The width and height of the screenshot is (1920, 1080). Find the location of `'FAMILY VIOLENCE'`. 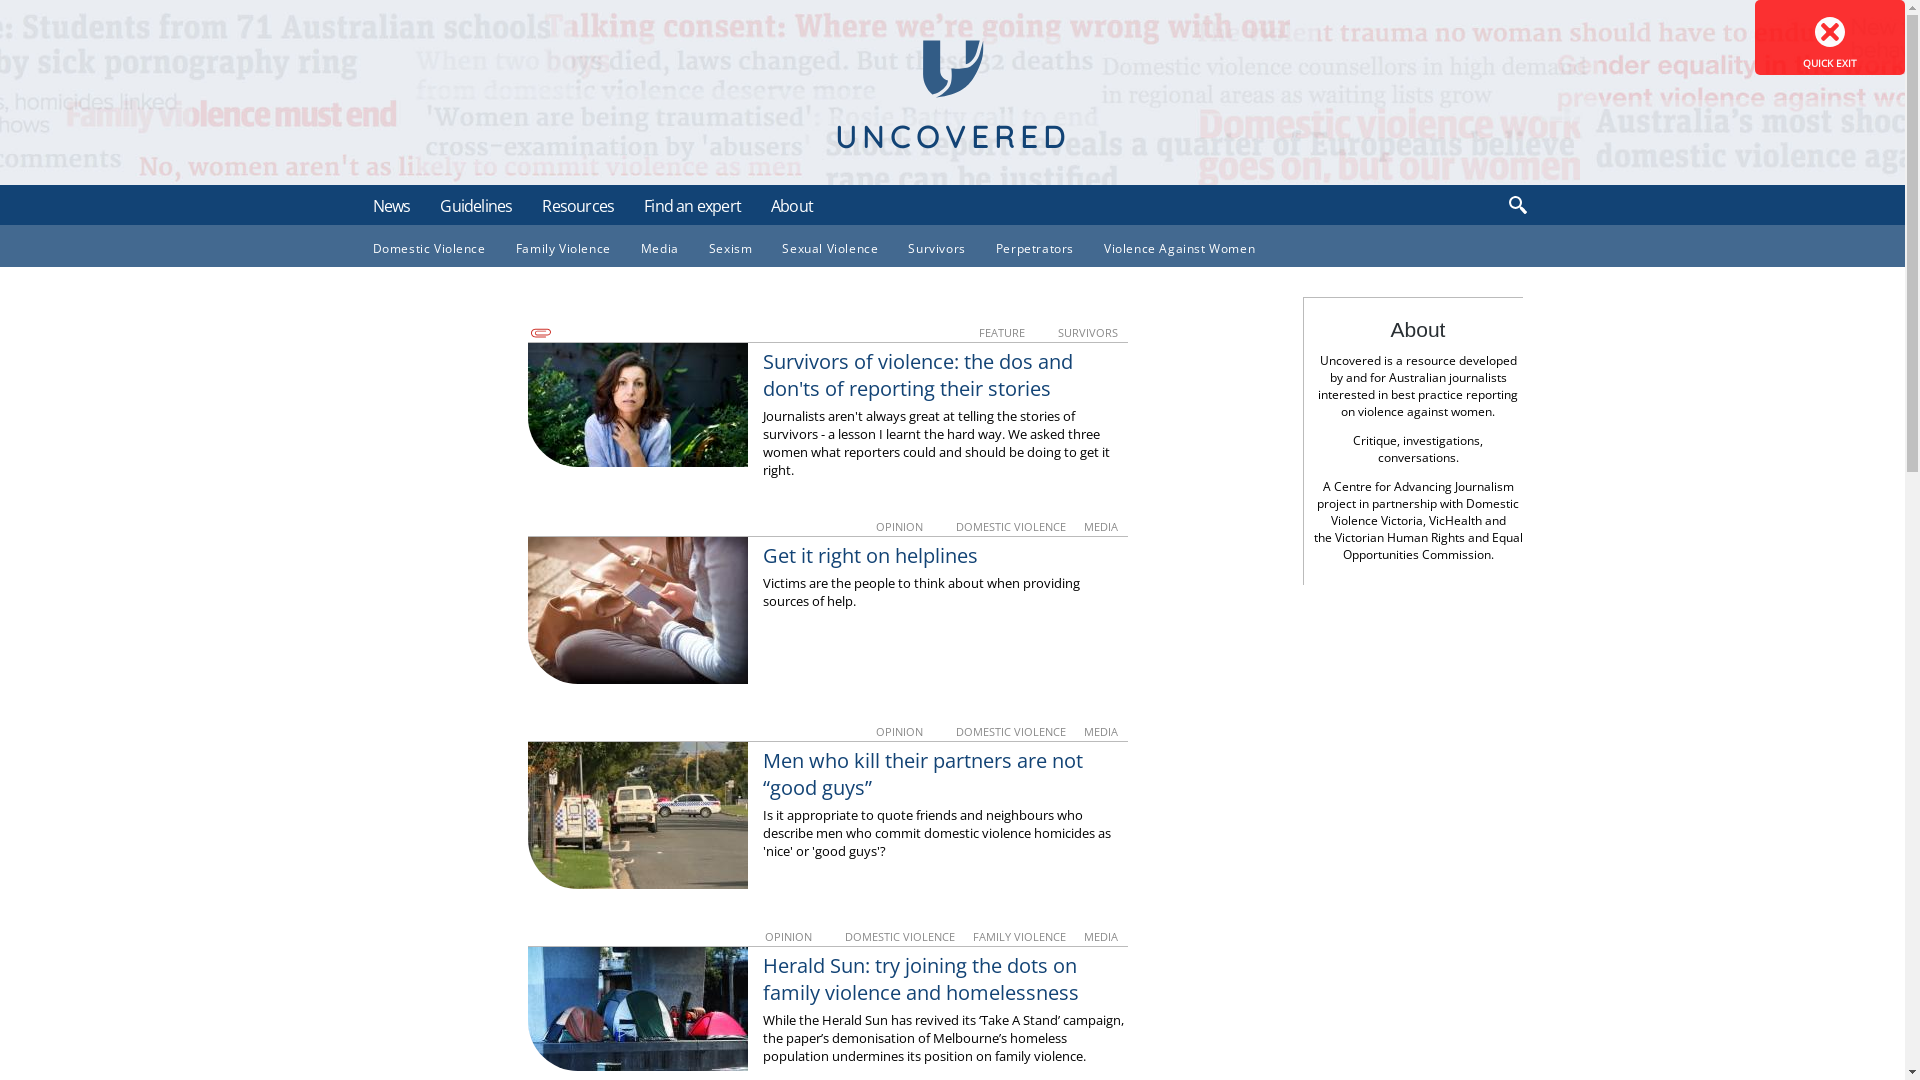

'FAMILY VIOLENCE' is located at coordinates (1019, 936).